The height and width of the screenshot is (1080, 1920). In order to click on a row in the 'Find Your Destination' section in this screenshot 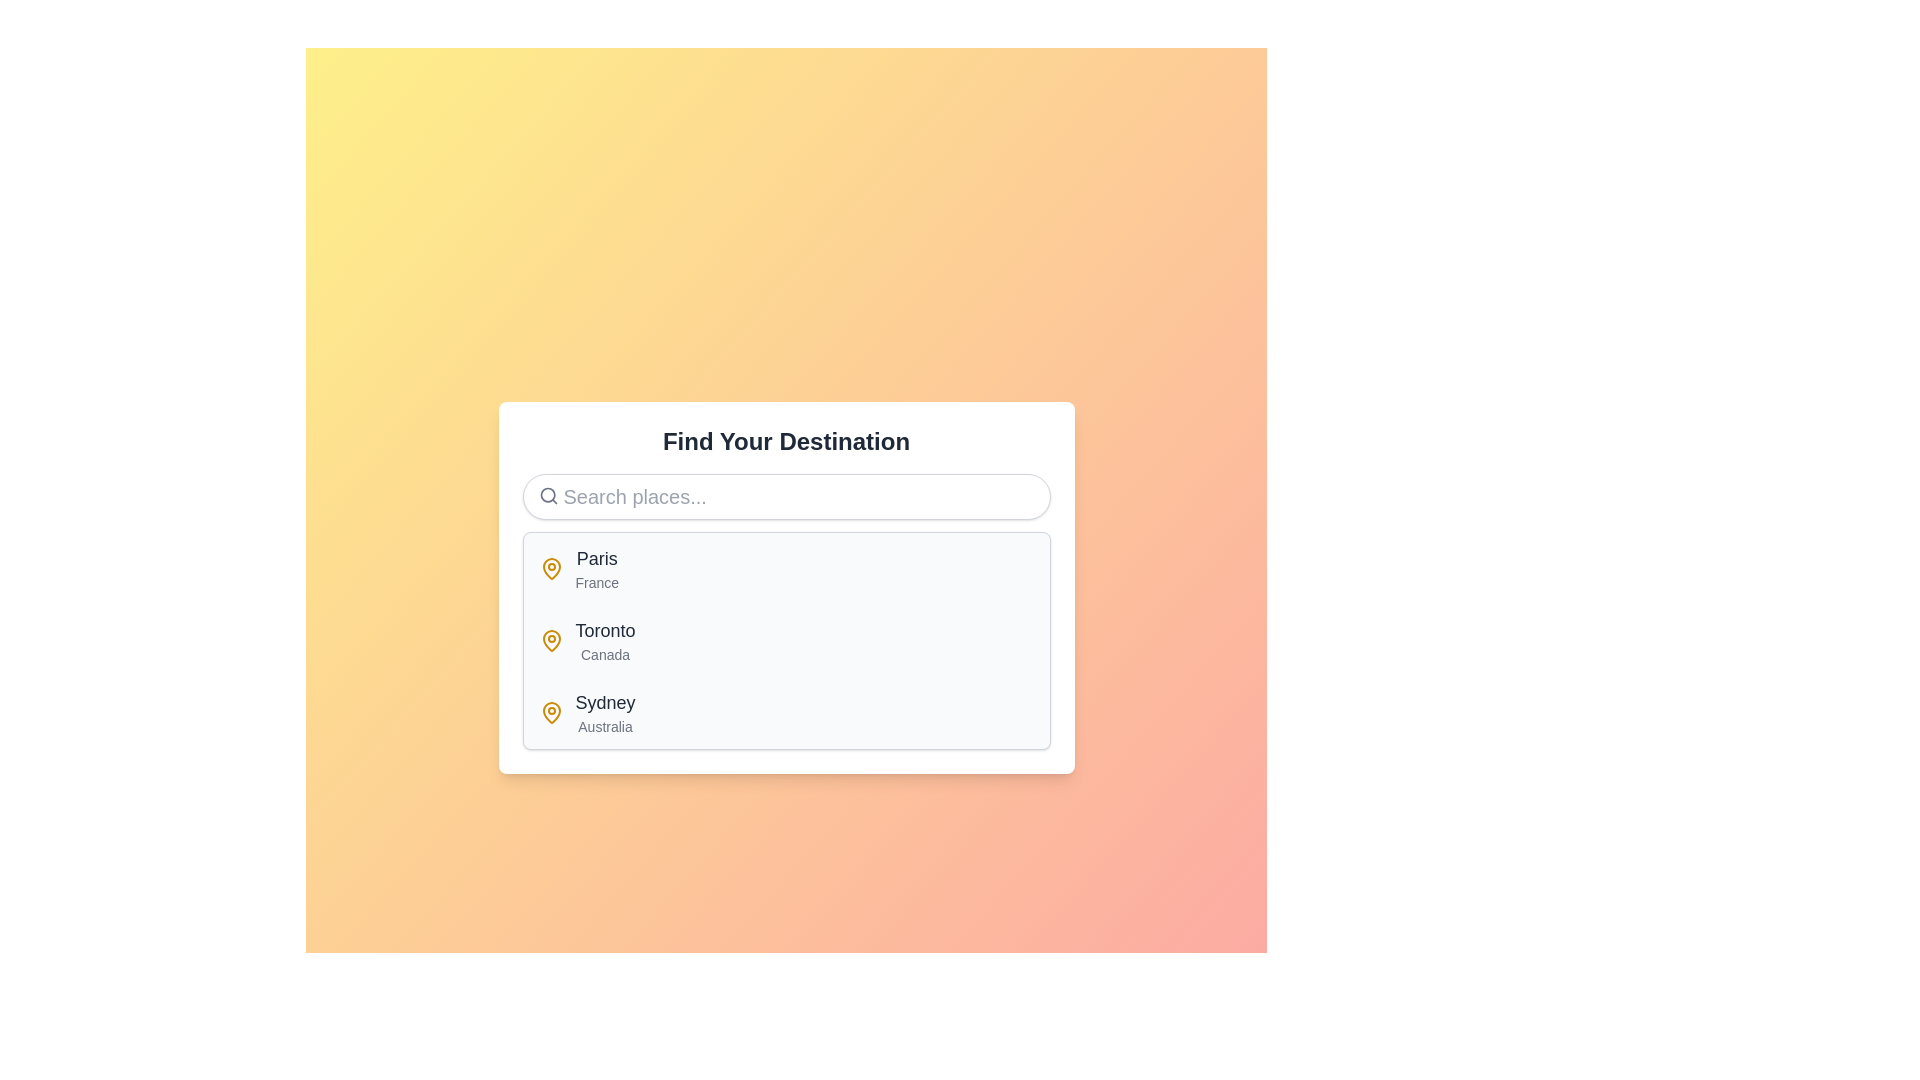, I will do `click(785, 640)`.